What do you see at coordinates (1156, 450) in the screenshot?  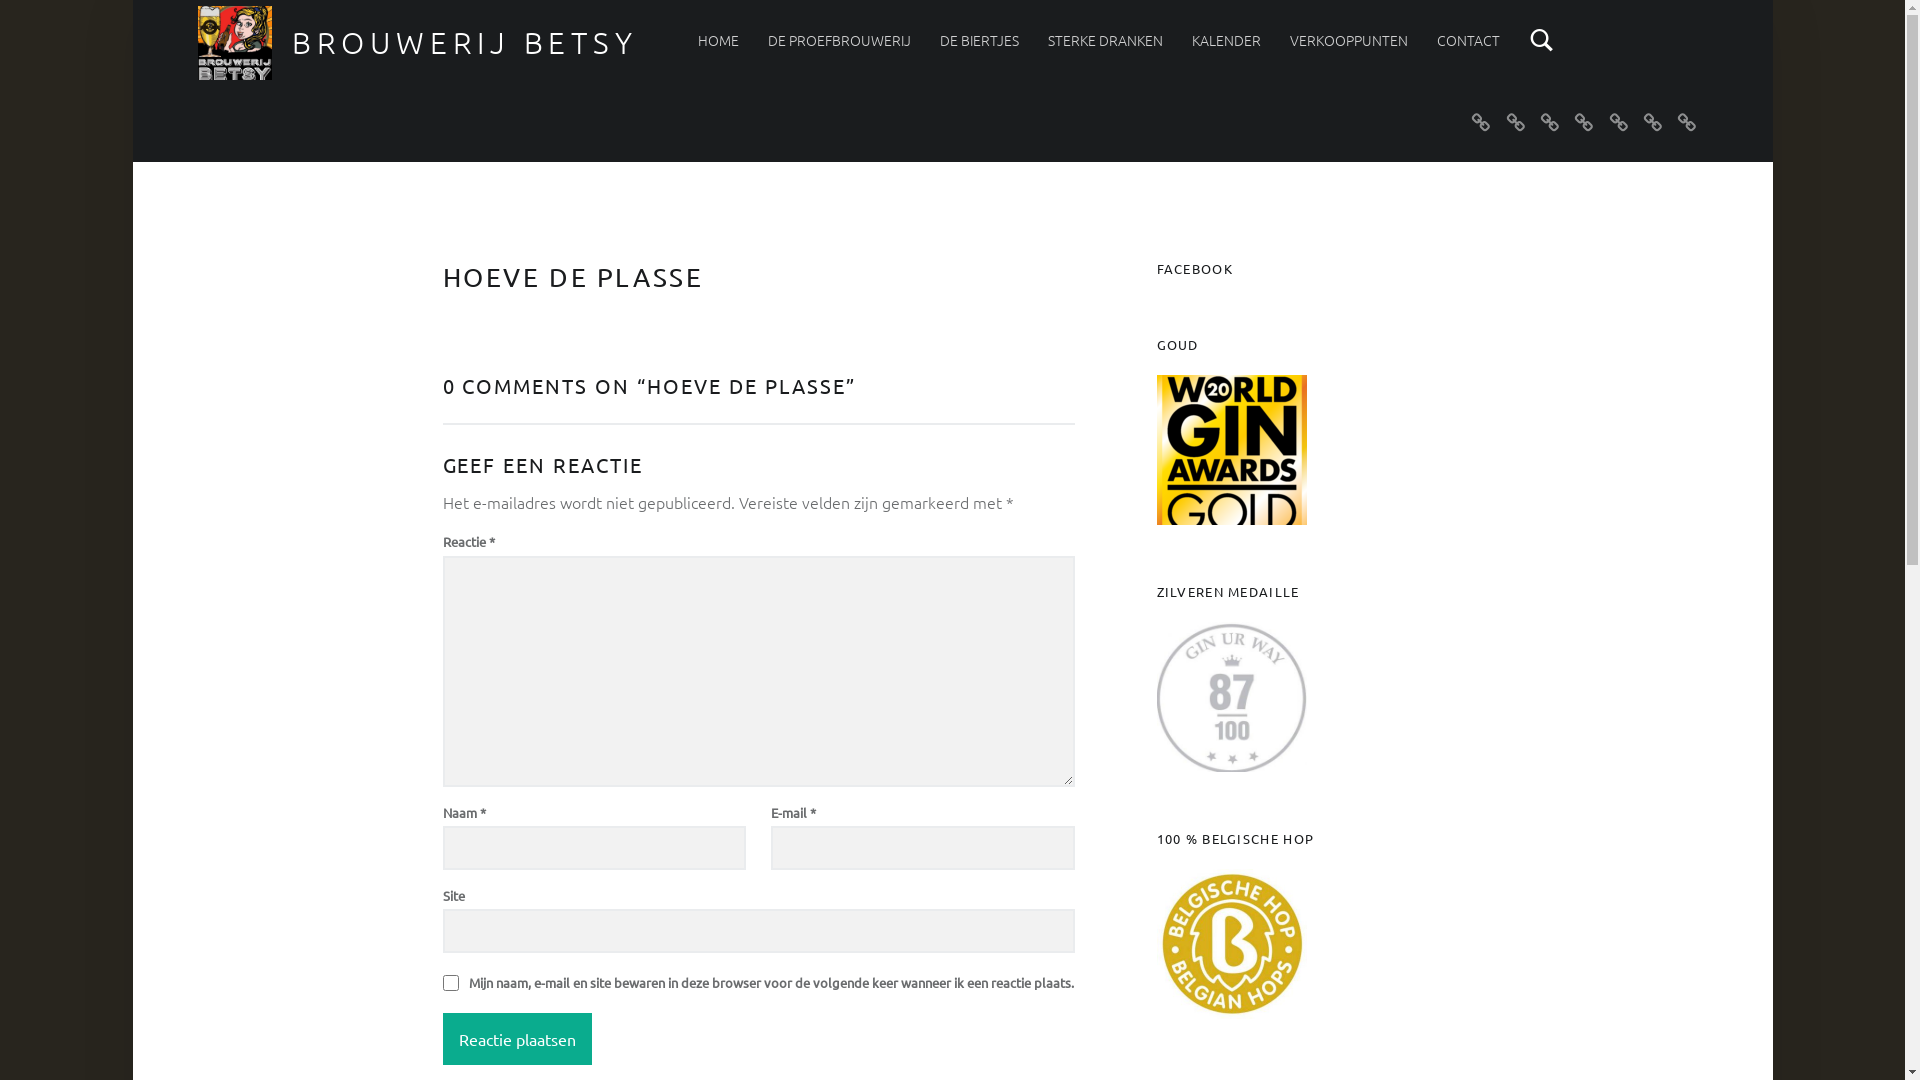 I see `'Goud'` at bounding box center [1156, 450].